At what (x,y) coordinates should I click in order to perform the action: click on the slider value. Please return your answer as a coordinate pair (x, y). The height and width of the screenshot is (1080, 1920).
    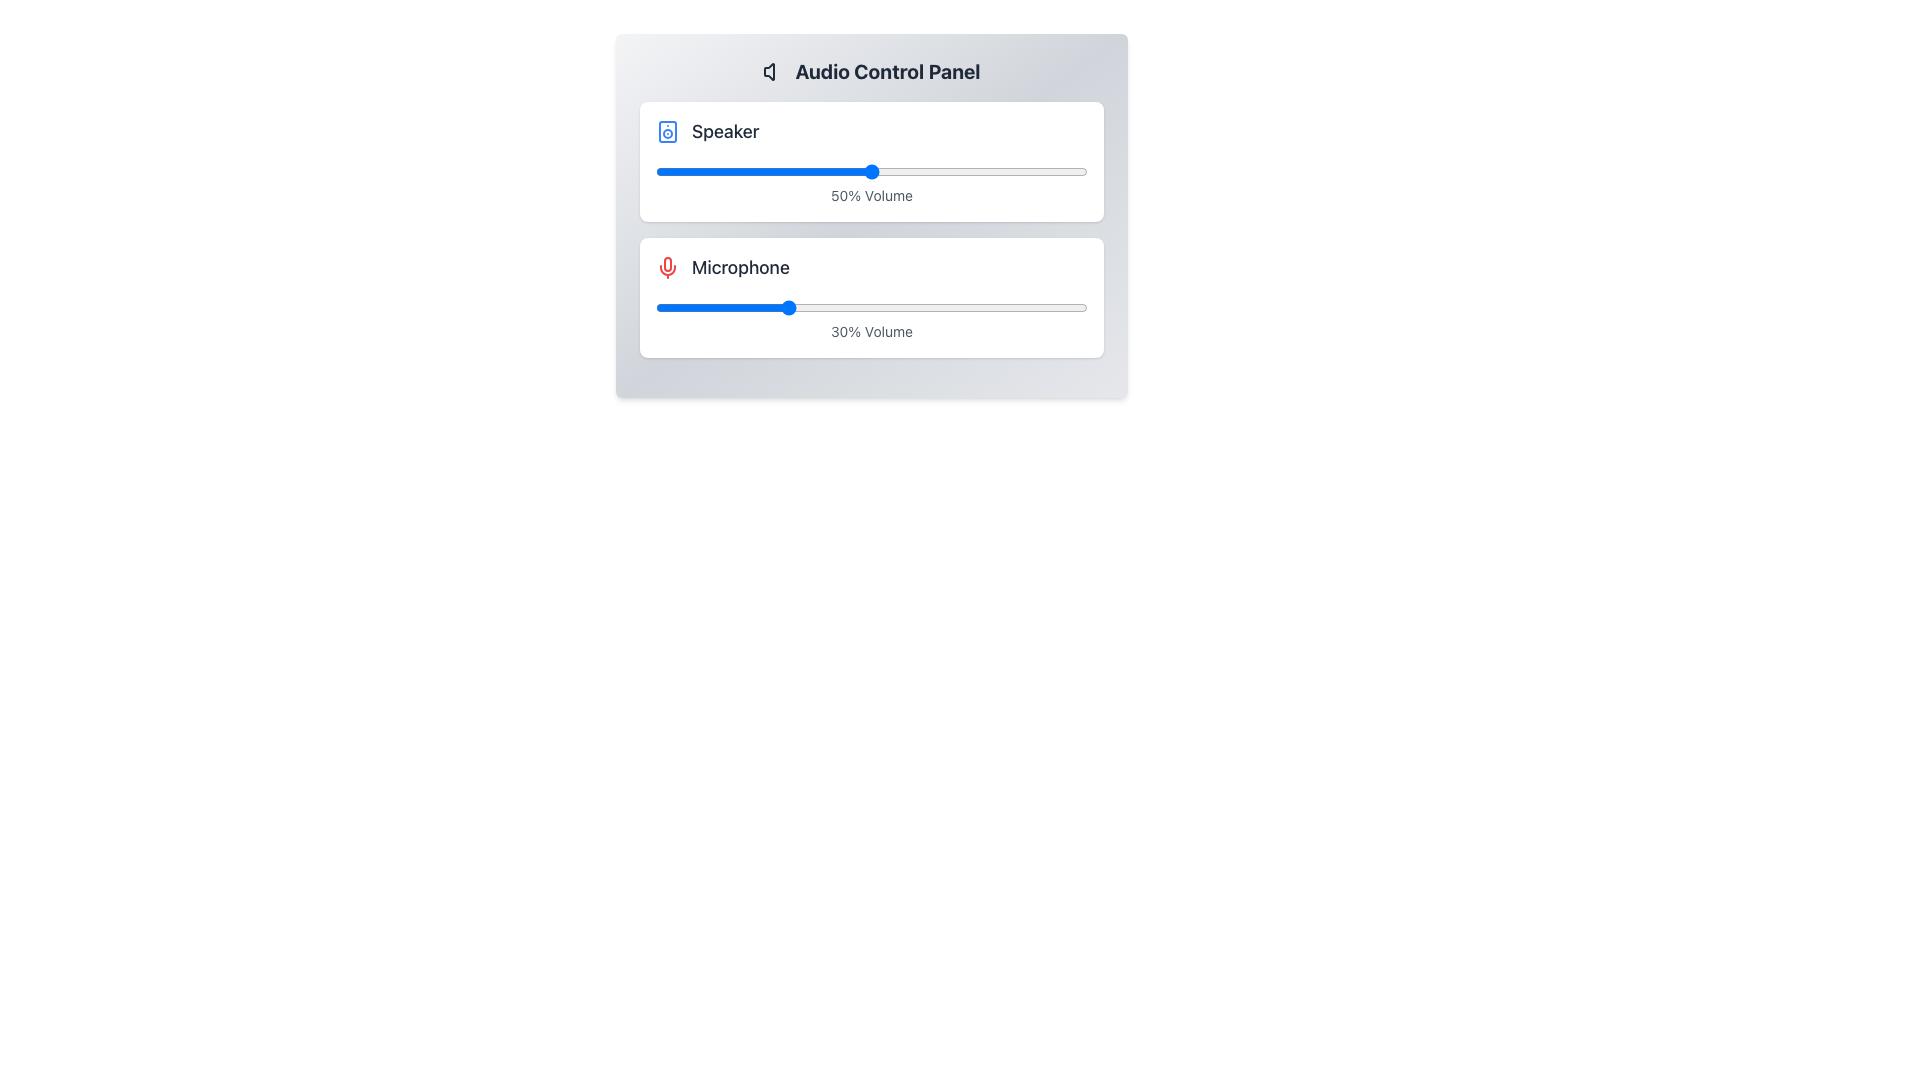
    Looking at the image, I should click on (668, 171).